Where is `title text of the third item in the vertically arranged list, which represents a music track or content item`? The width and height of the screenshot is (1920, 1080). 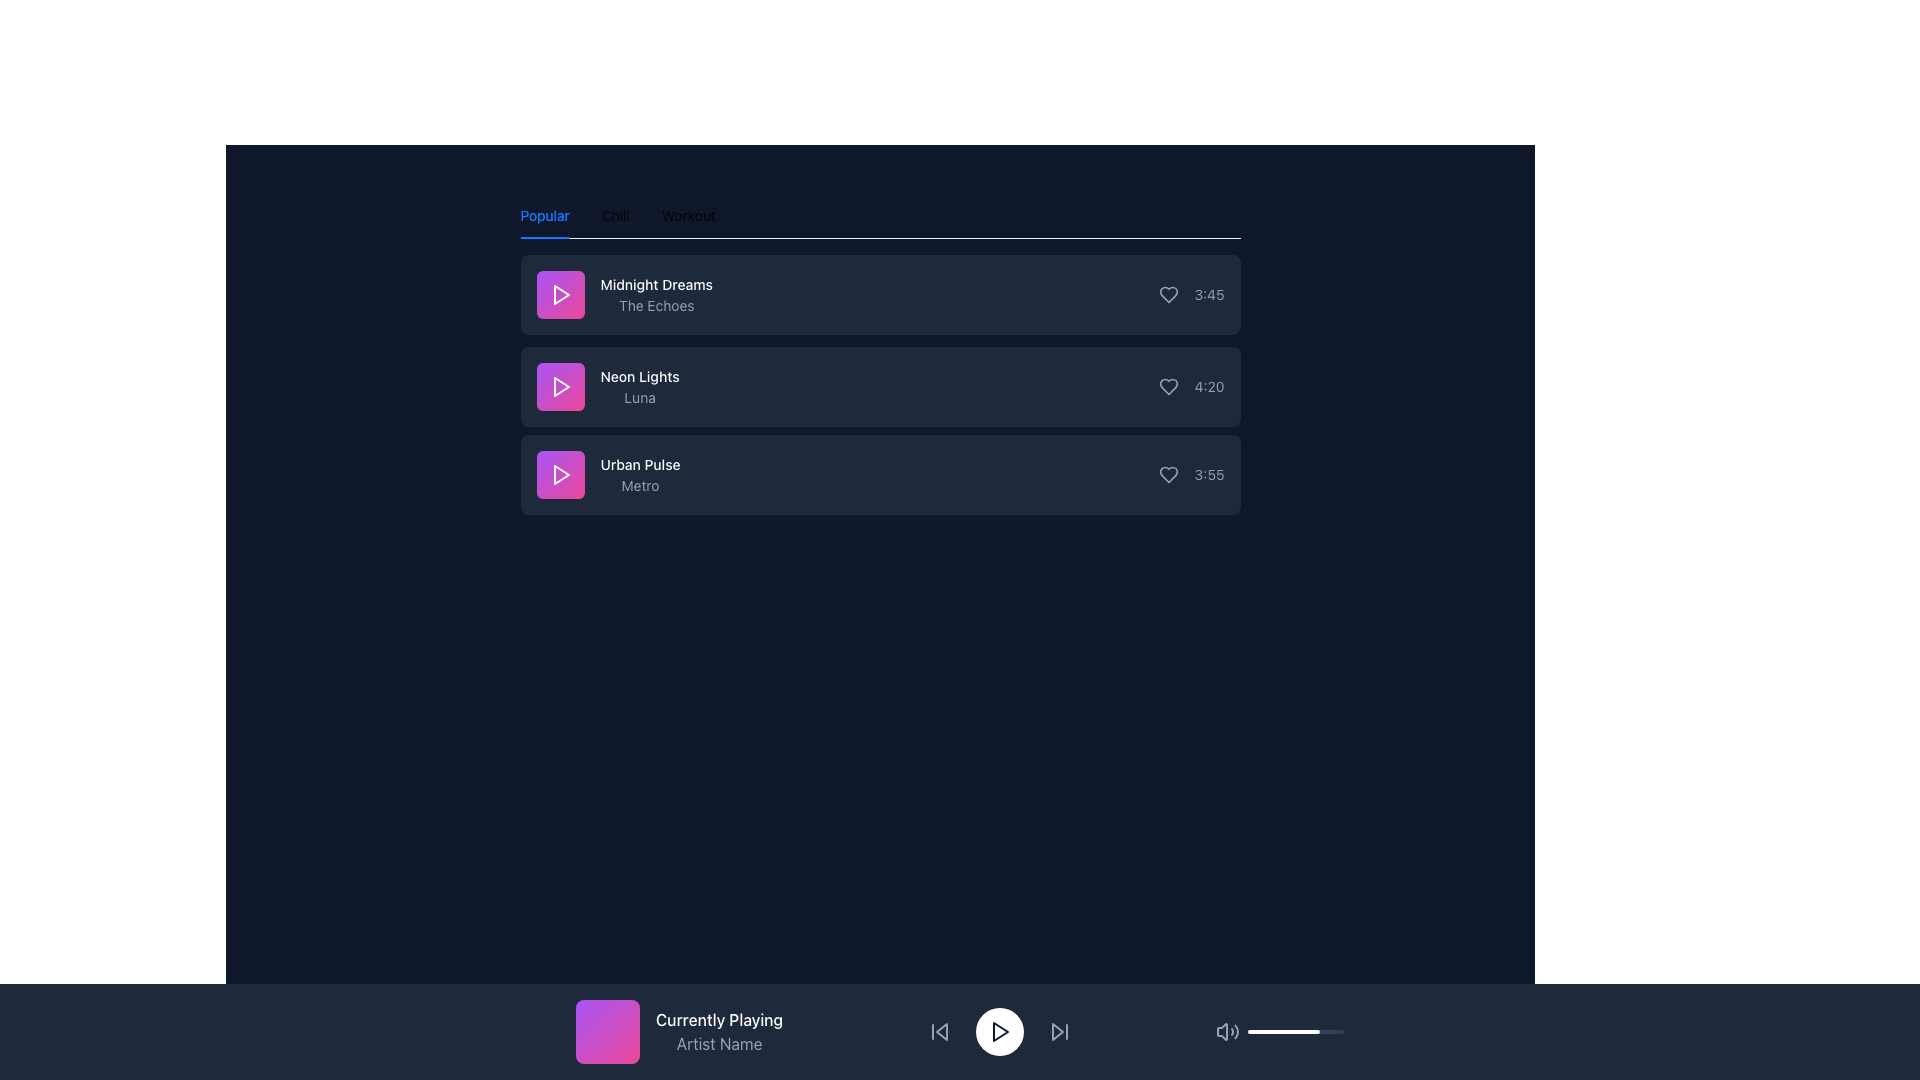
title text of the third item in the vertically arranged list, which represents a music track or content item is located at coordinates (640, 465).